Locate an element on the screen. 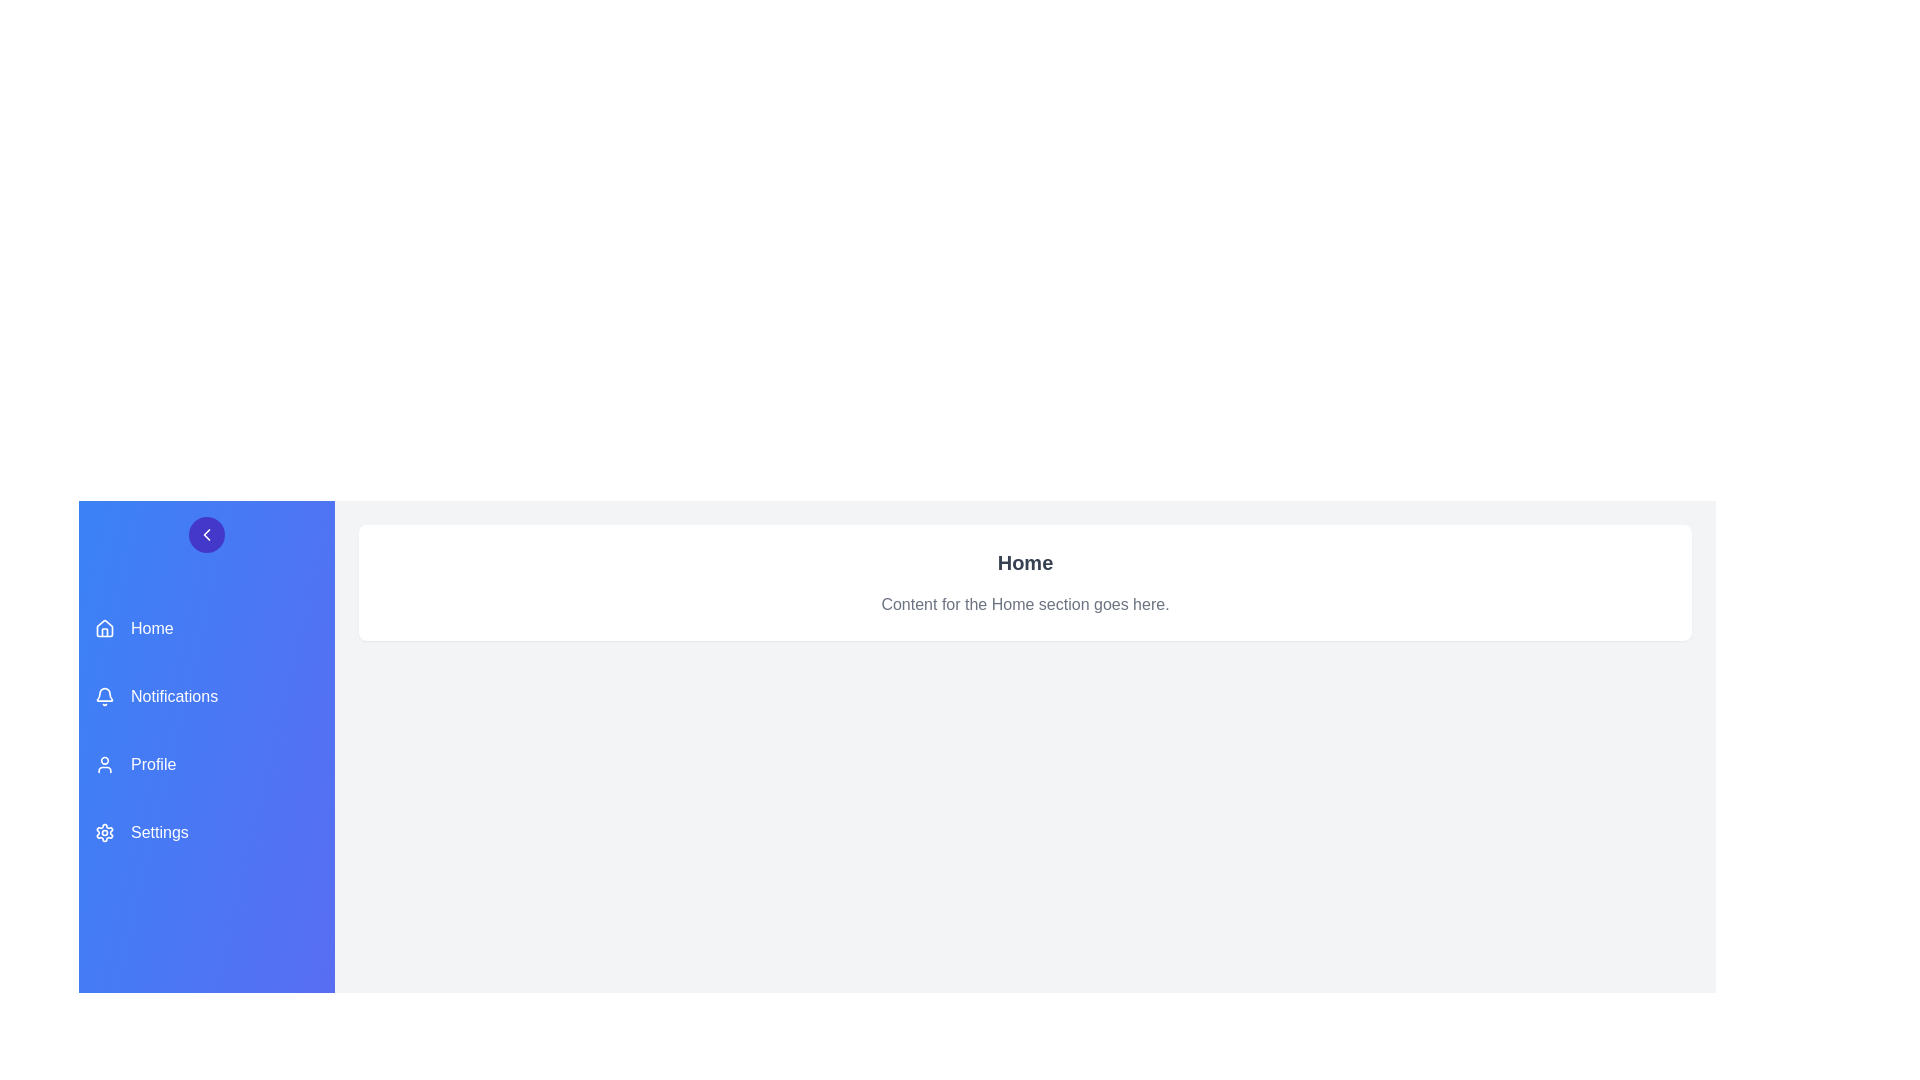  the upper-left icon button in the circular control of the vertical side navigation bar is located at coordinates (206, 534).